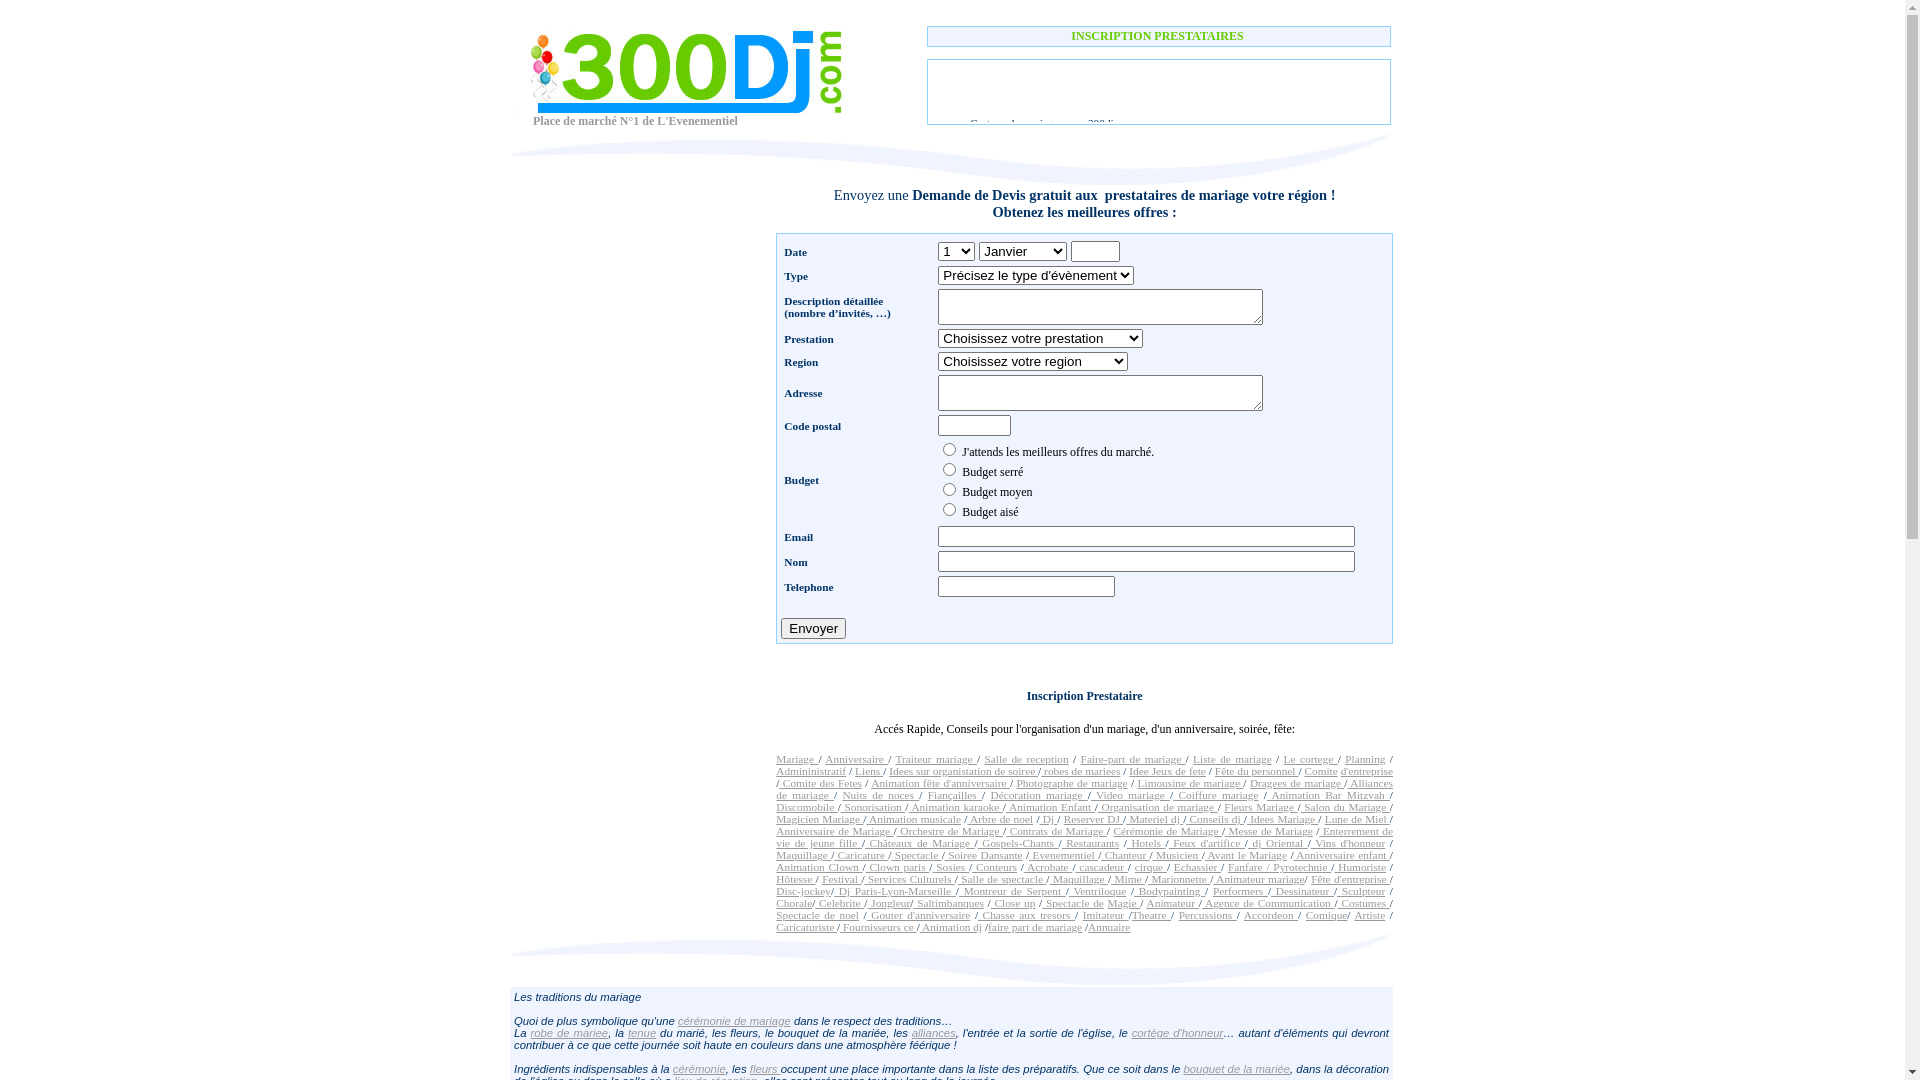  Describe the element at coordinates (1079, 770) in the screenshot. I see `'robes de mariees'` at that location.